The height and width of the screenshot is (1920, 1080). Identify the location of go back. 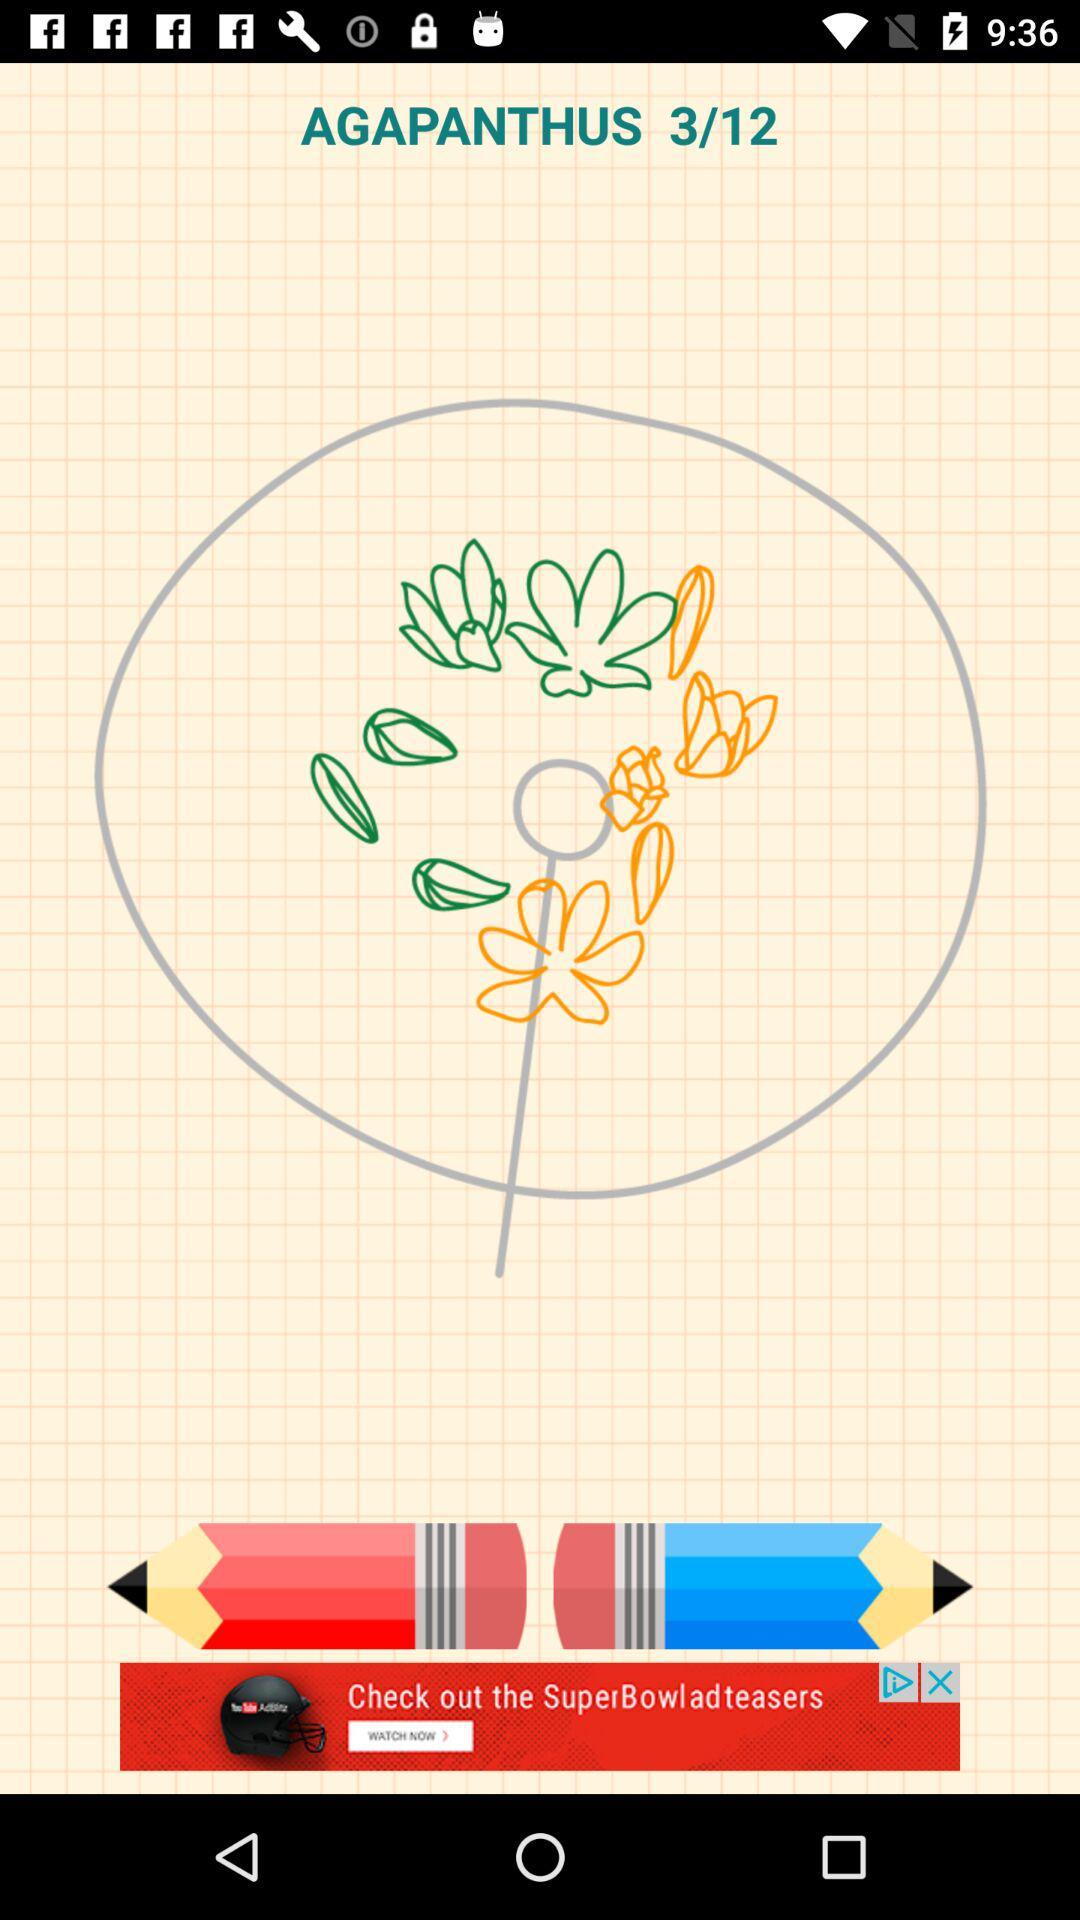
(315, 1585).